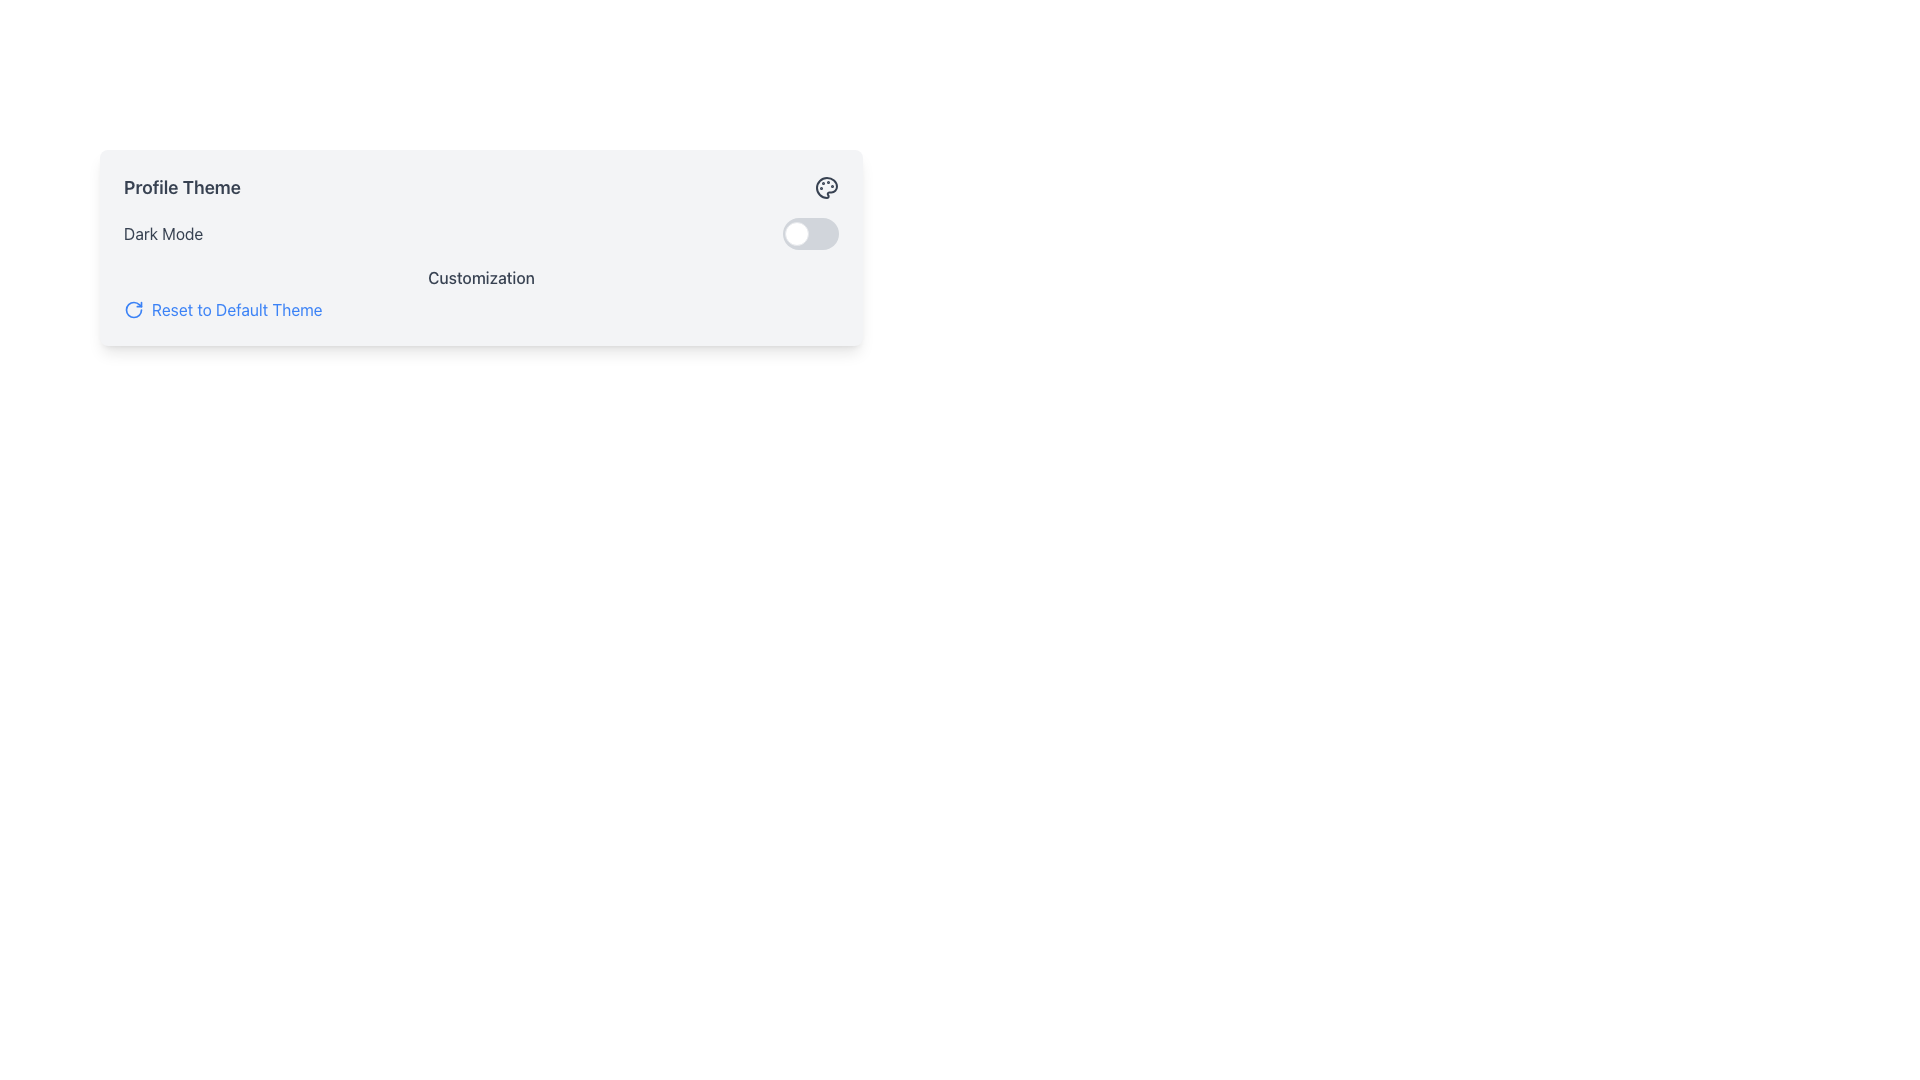 The image size is (1920, 1080). I want to click on the interactive hyperlink with an icon in the 'Customization' section to reset the theme settings to the default configuration, so click(223, 309).